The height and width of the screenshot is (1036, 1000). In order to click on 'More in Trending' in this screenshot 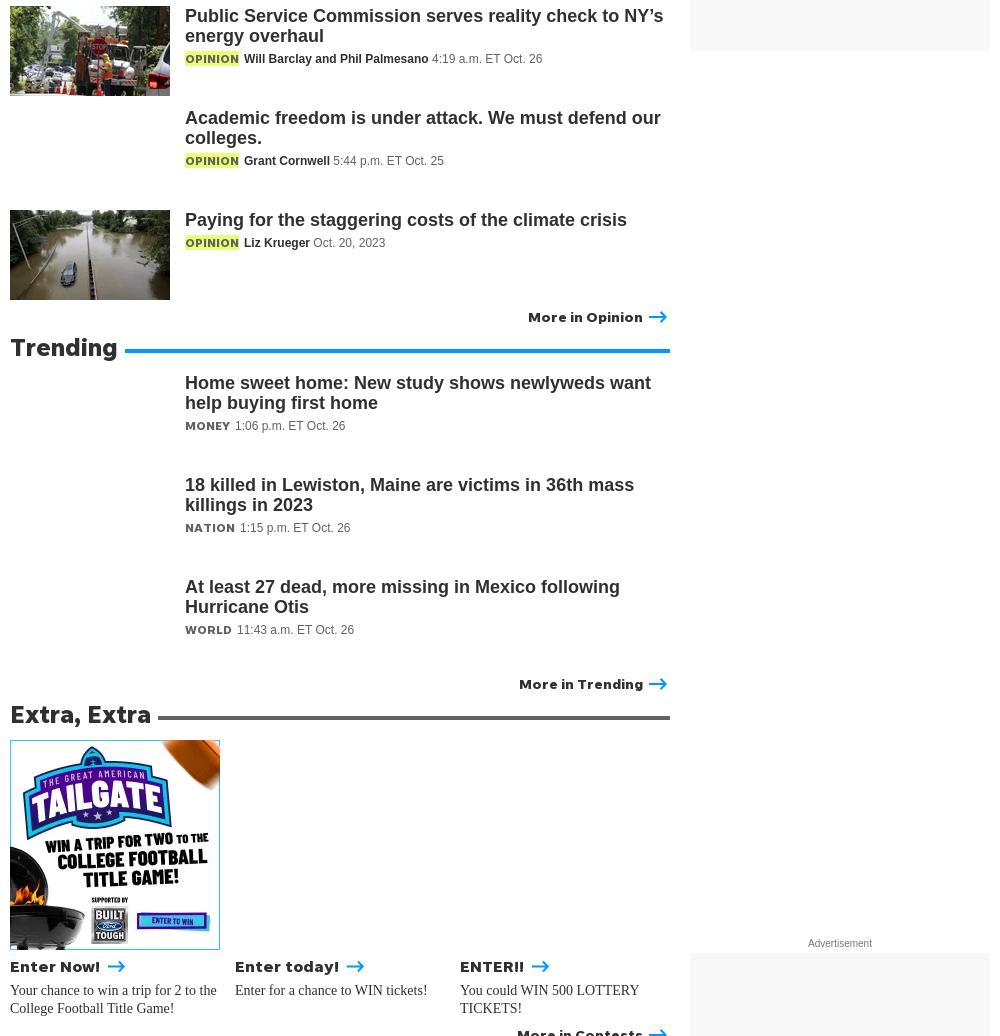, I will do `click(580, 683)`.